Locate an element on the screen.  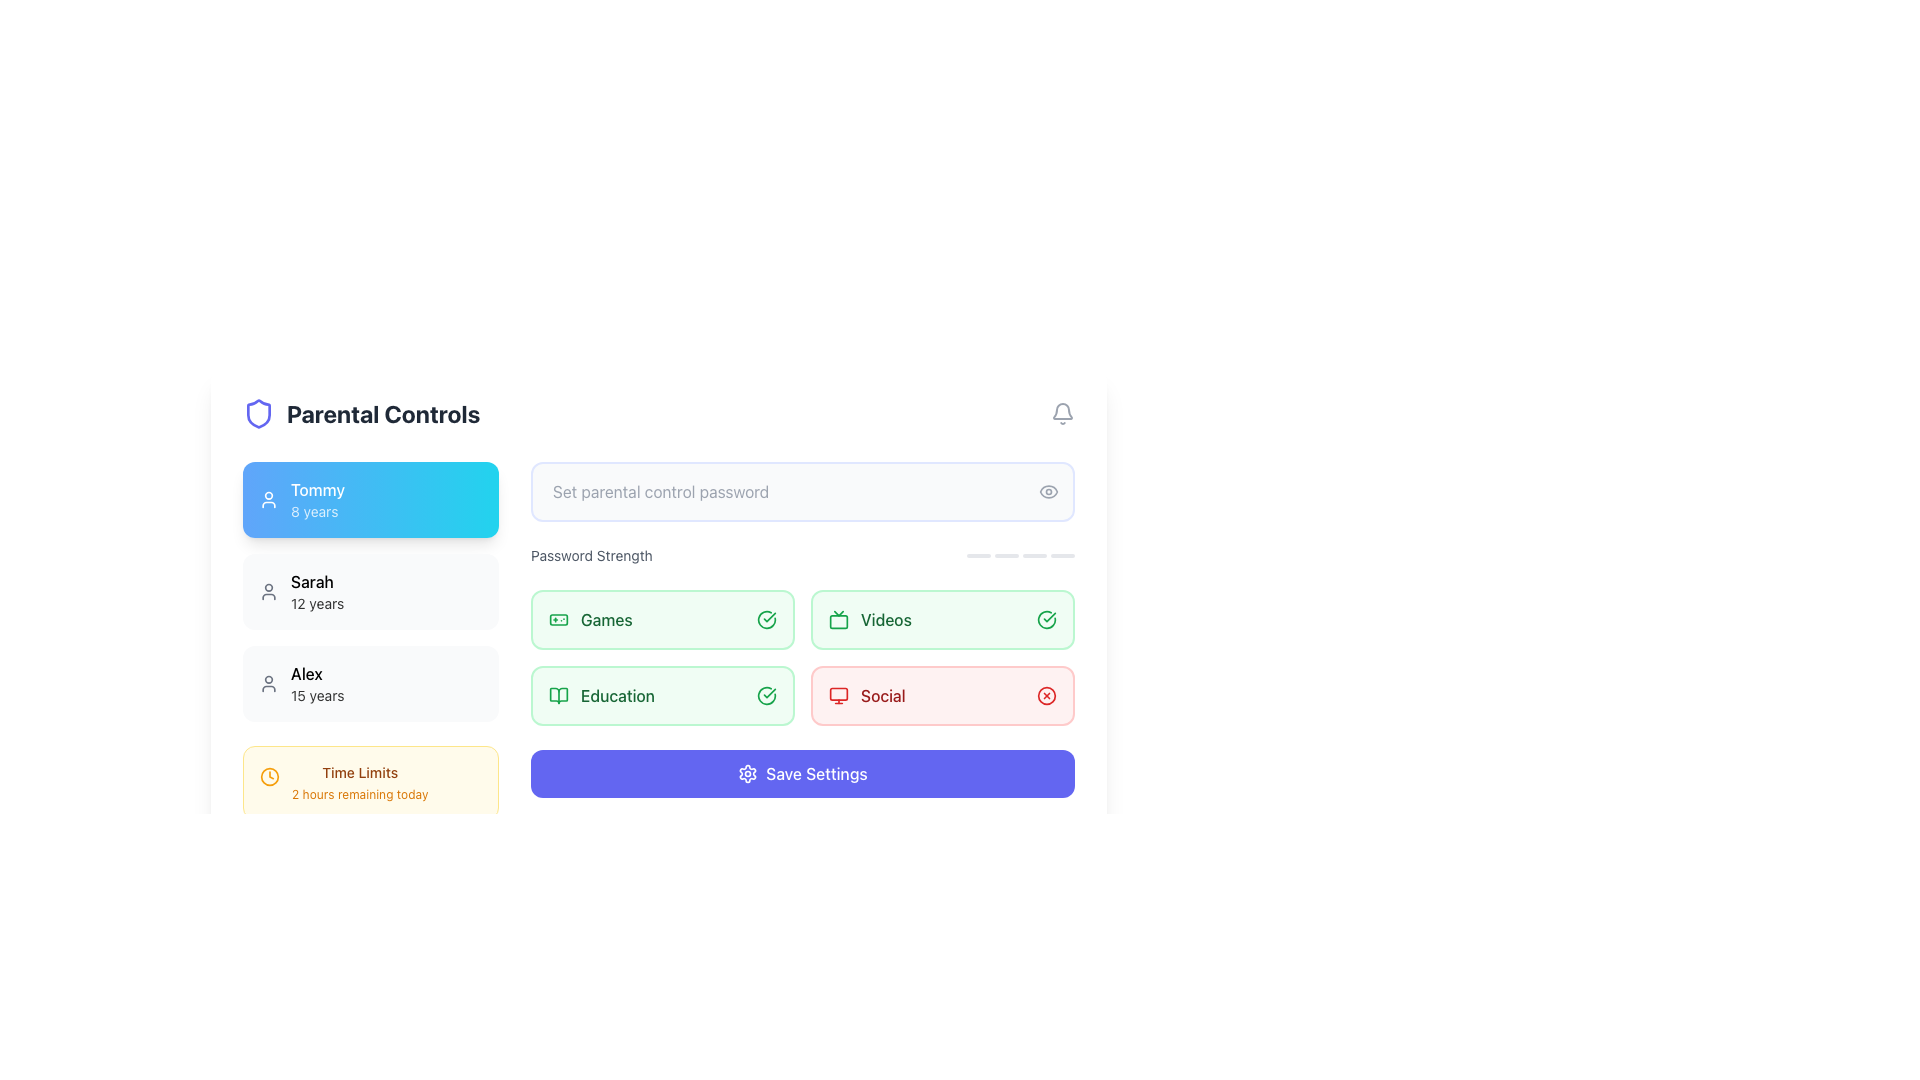
text content of the 'Password Strength' label, which is displayed in a small, gray italic font on a white background, located to the right of the 'Set parental control password' text field is located at coordinates (590, 555).